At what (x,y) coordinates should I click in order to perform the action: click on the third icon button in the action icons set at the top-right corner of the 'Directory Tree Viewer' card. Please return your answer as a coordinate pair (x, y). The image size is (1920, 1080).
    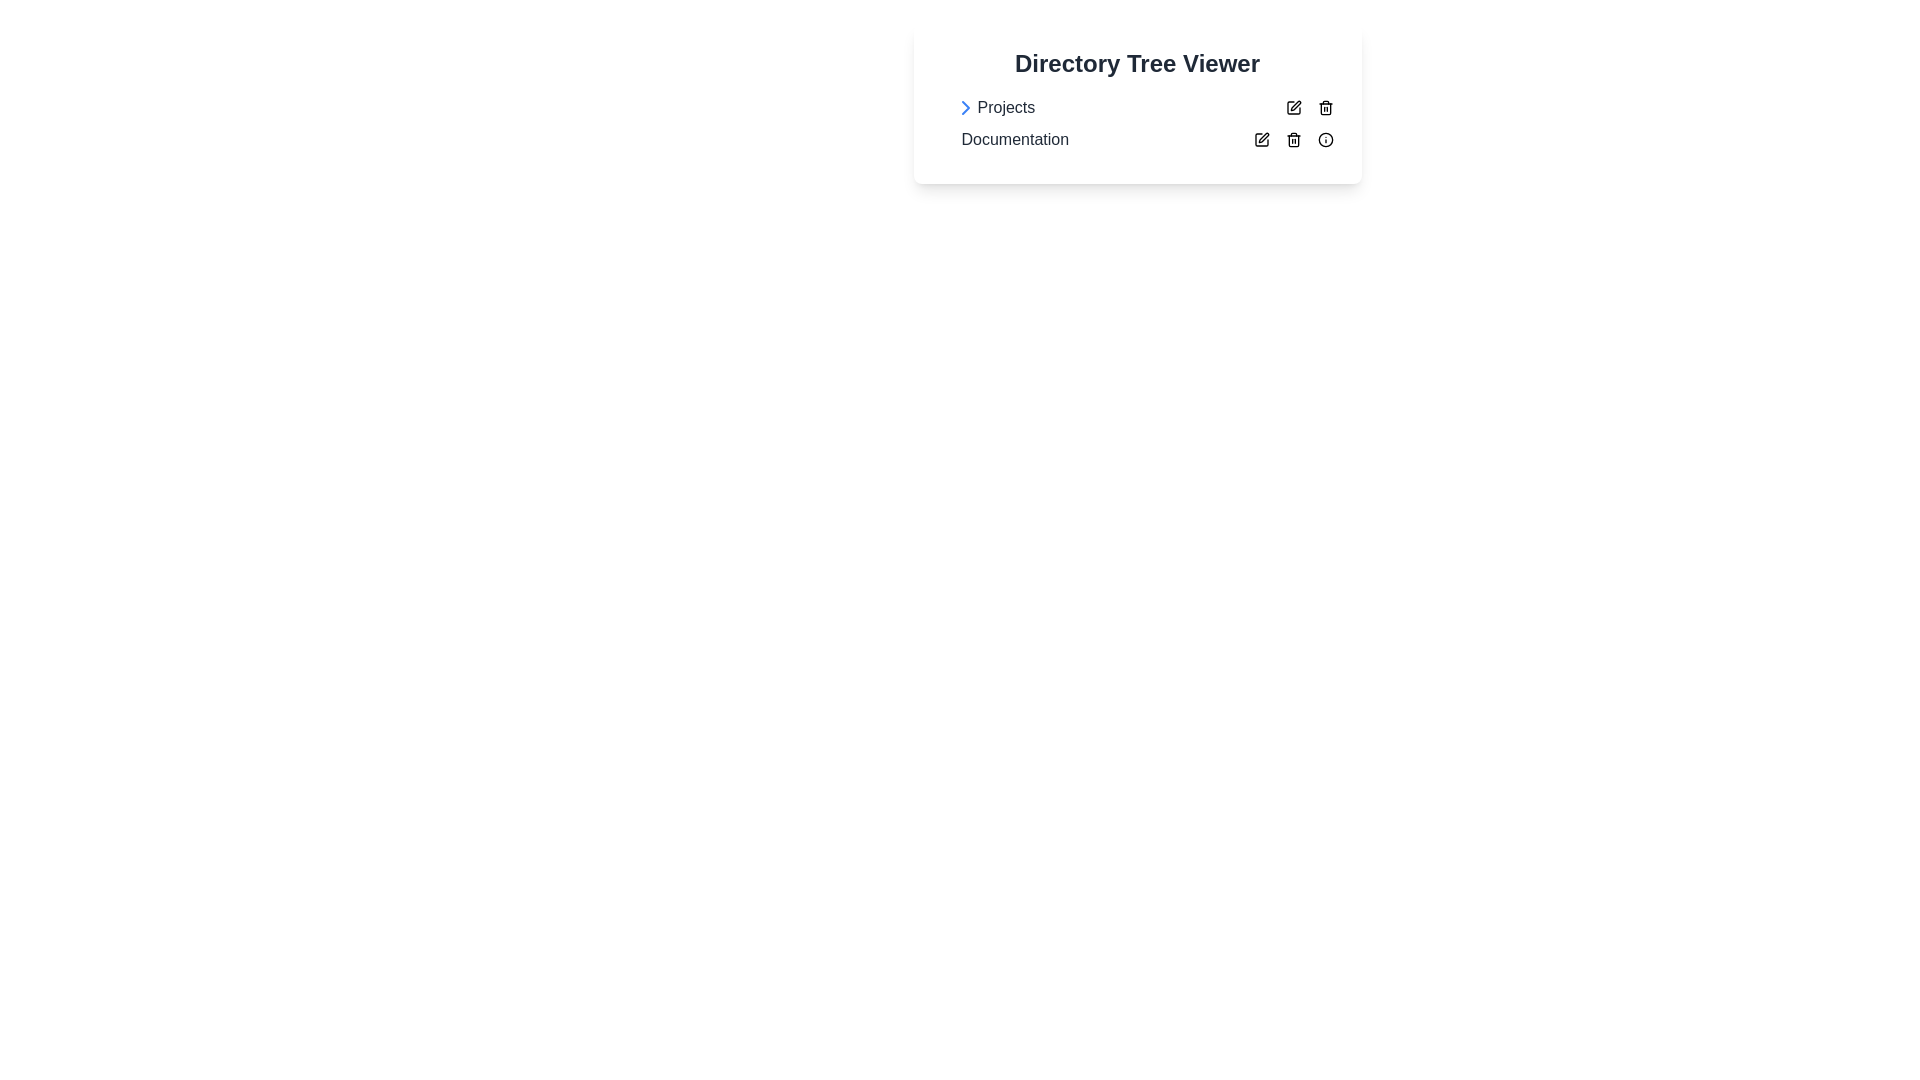
    Looking at the image, I should click on (1293, 138).